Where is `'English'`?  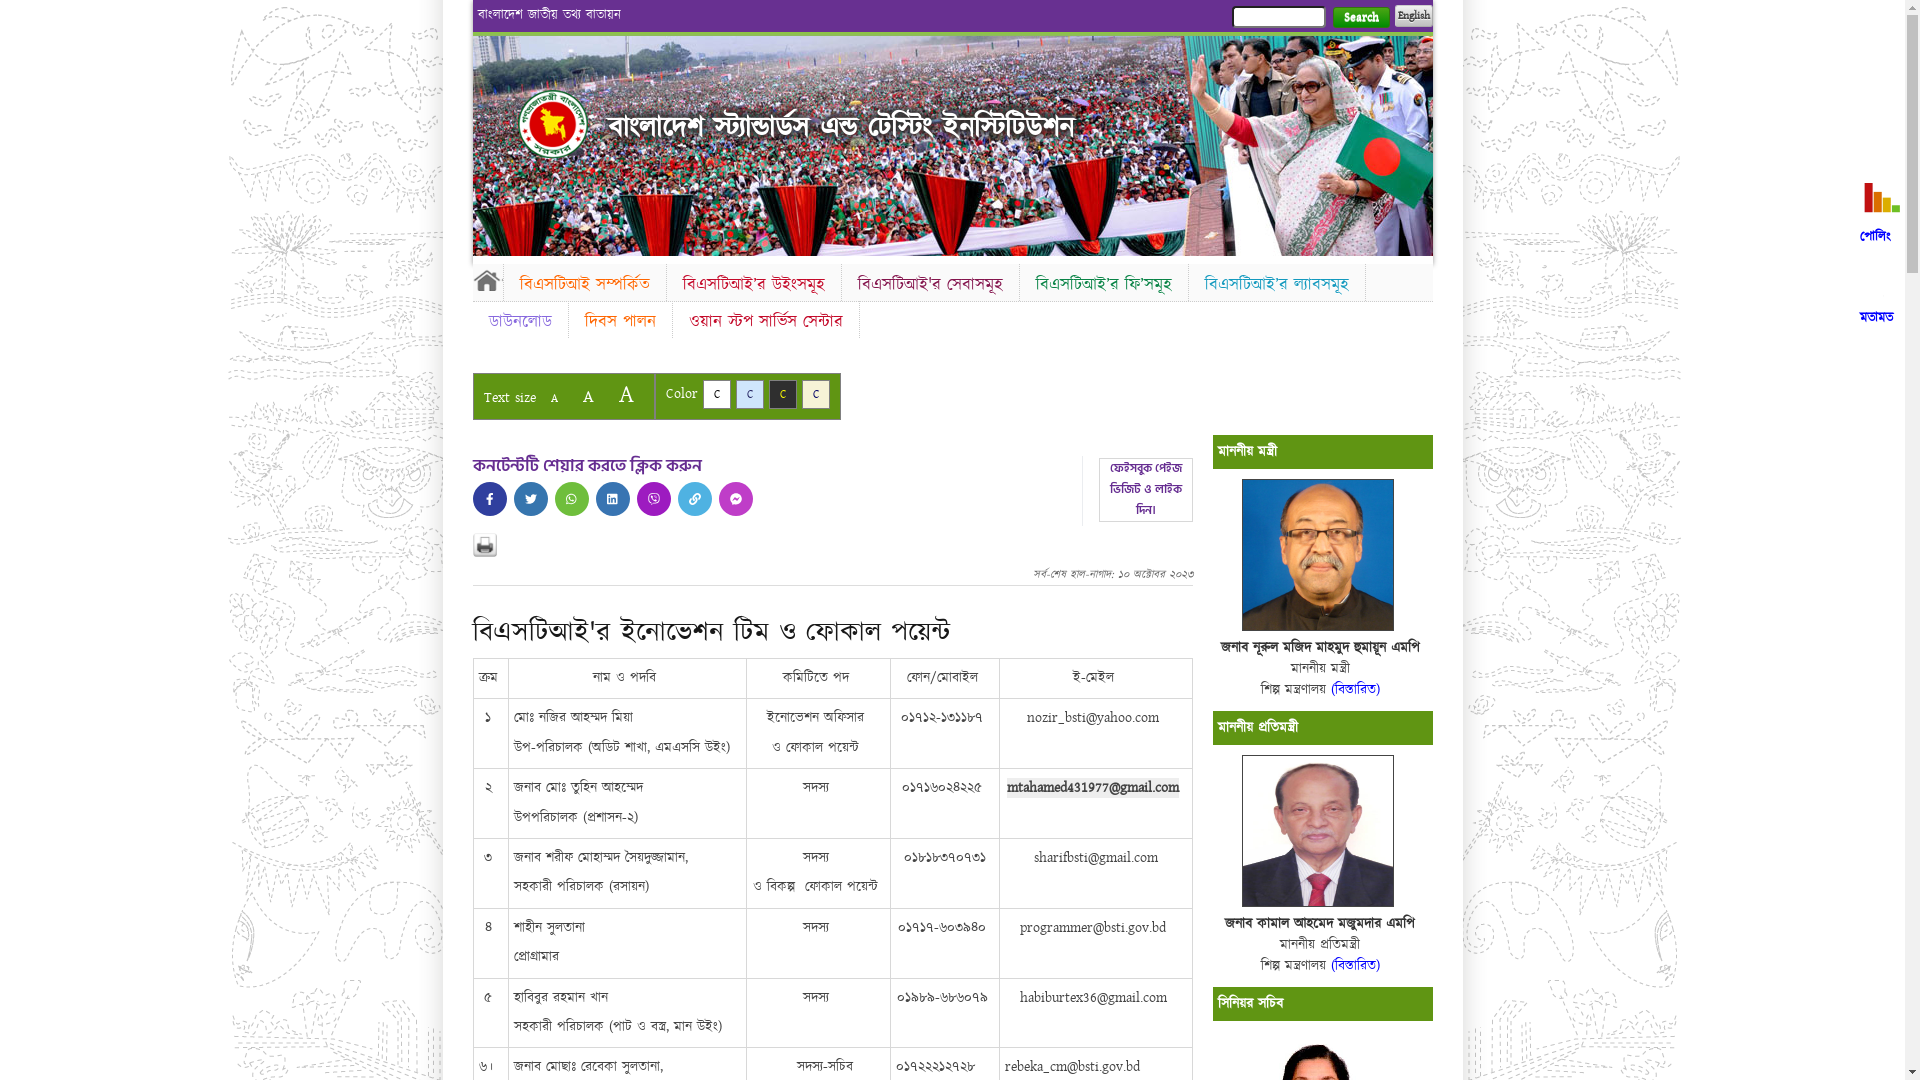
'English' is located at coordinates (1392, 15).